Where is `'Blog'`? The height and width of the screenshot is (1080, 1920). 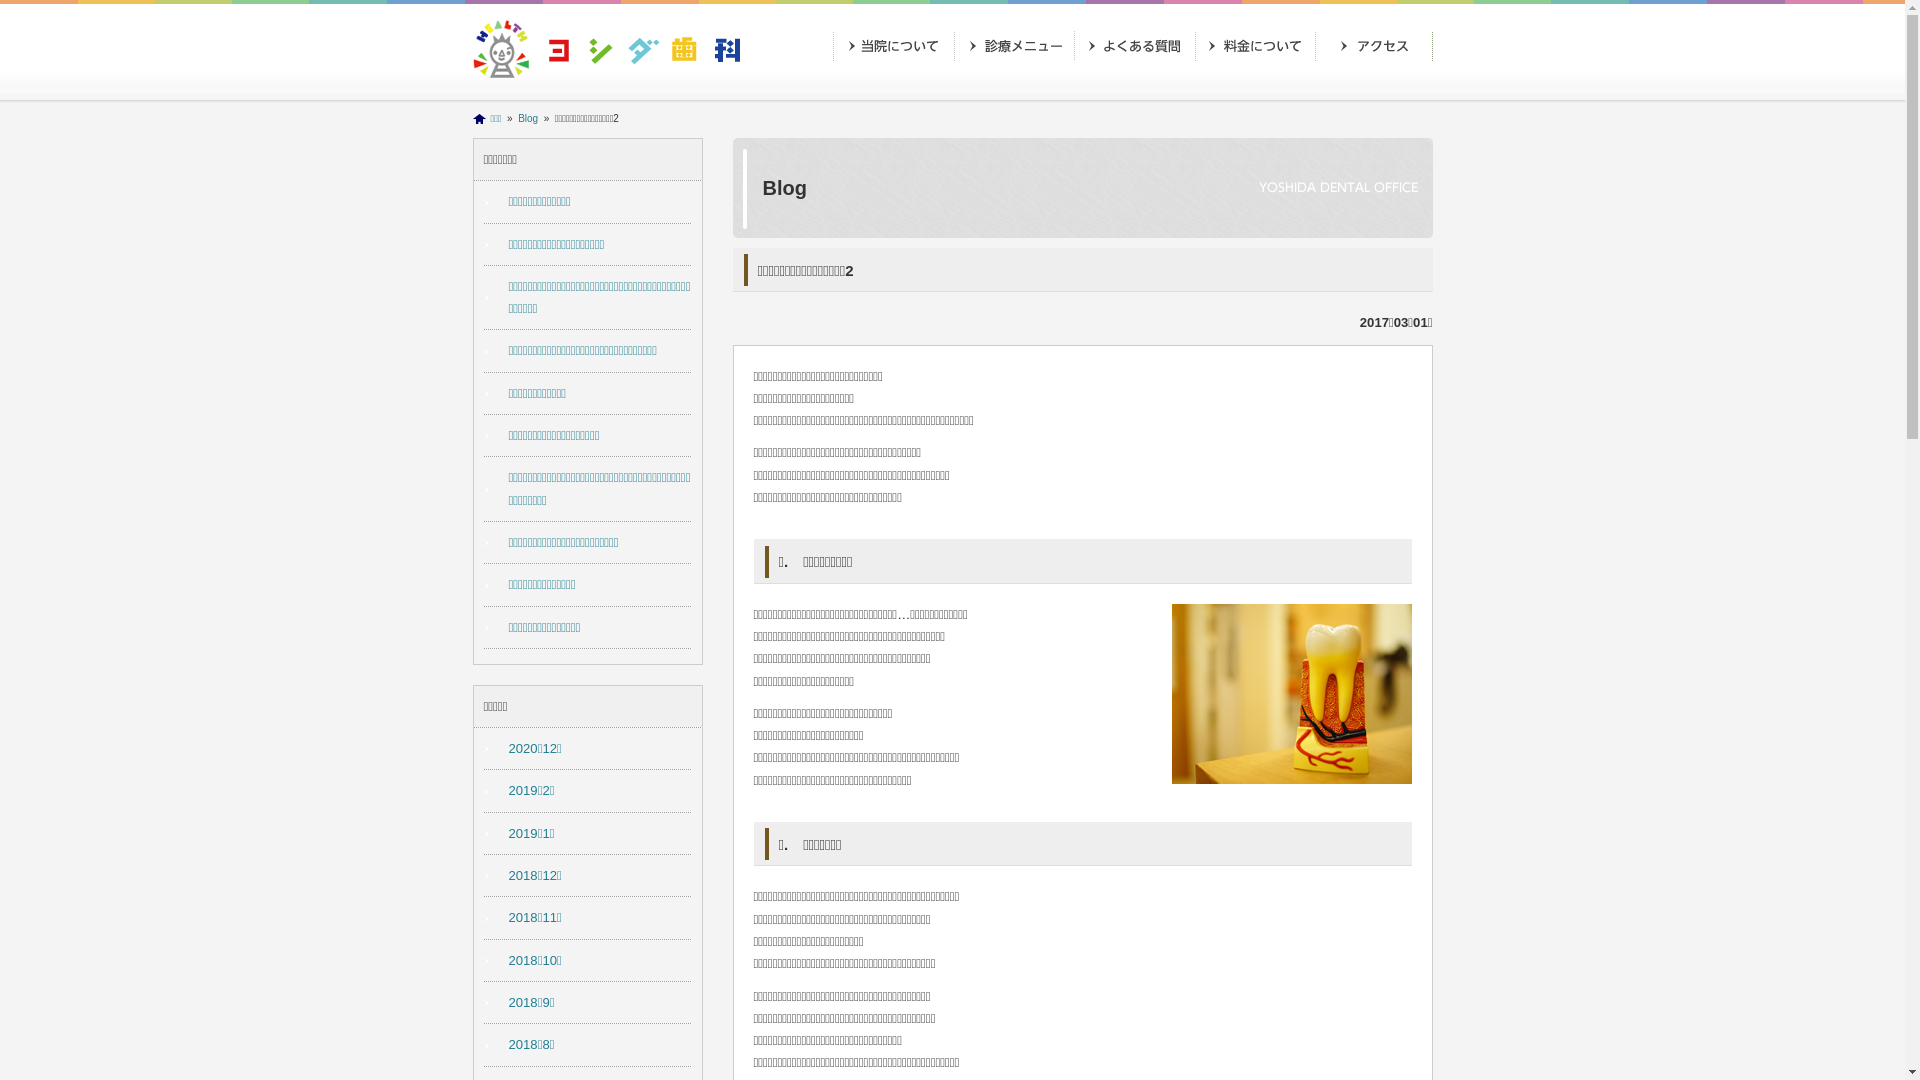
'Blog' is located at coordinates (528, 118).